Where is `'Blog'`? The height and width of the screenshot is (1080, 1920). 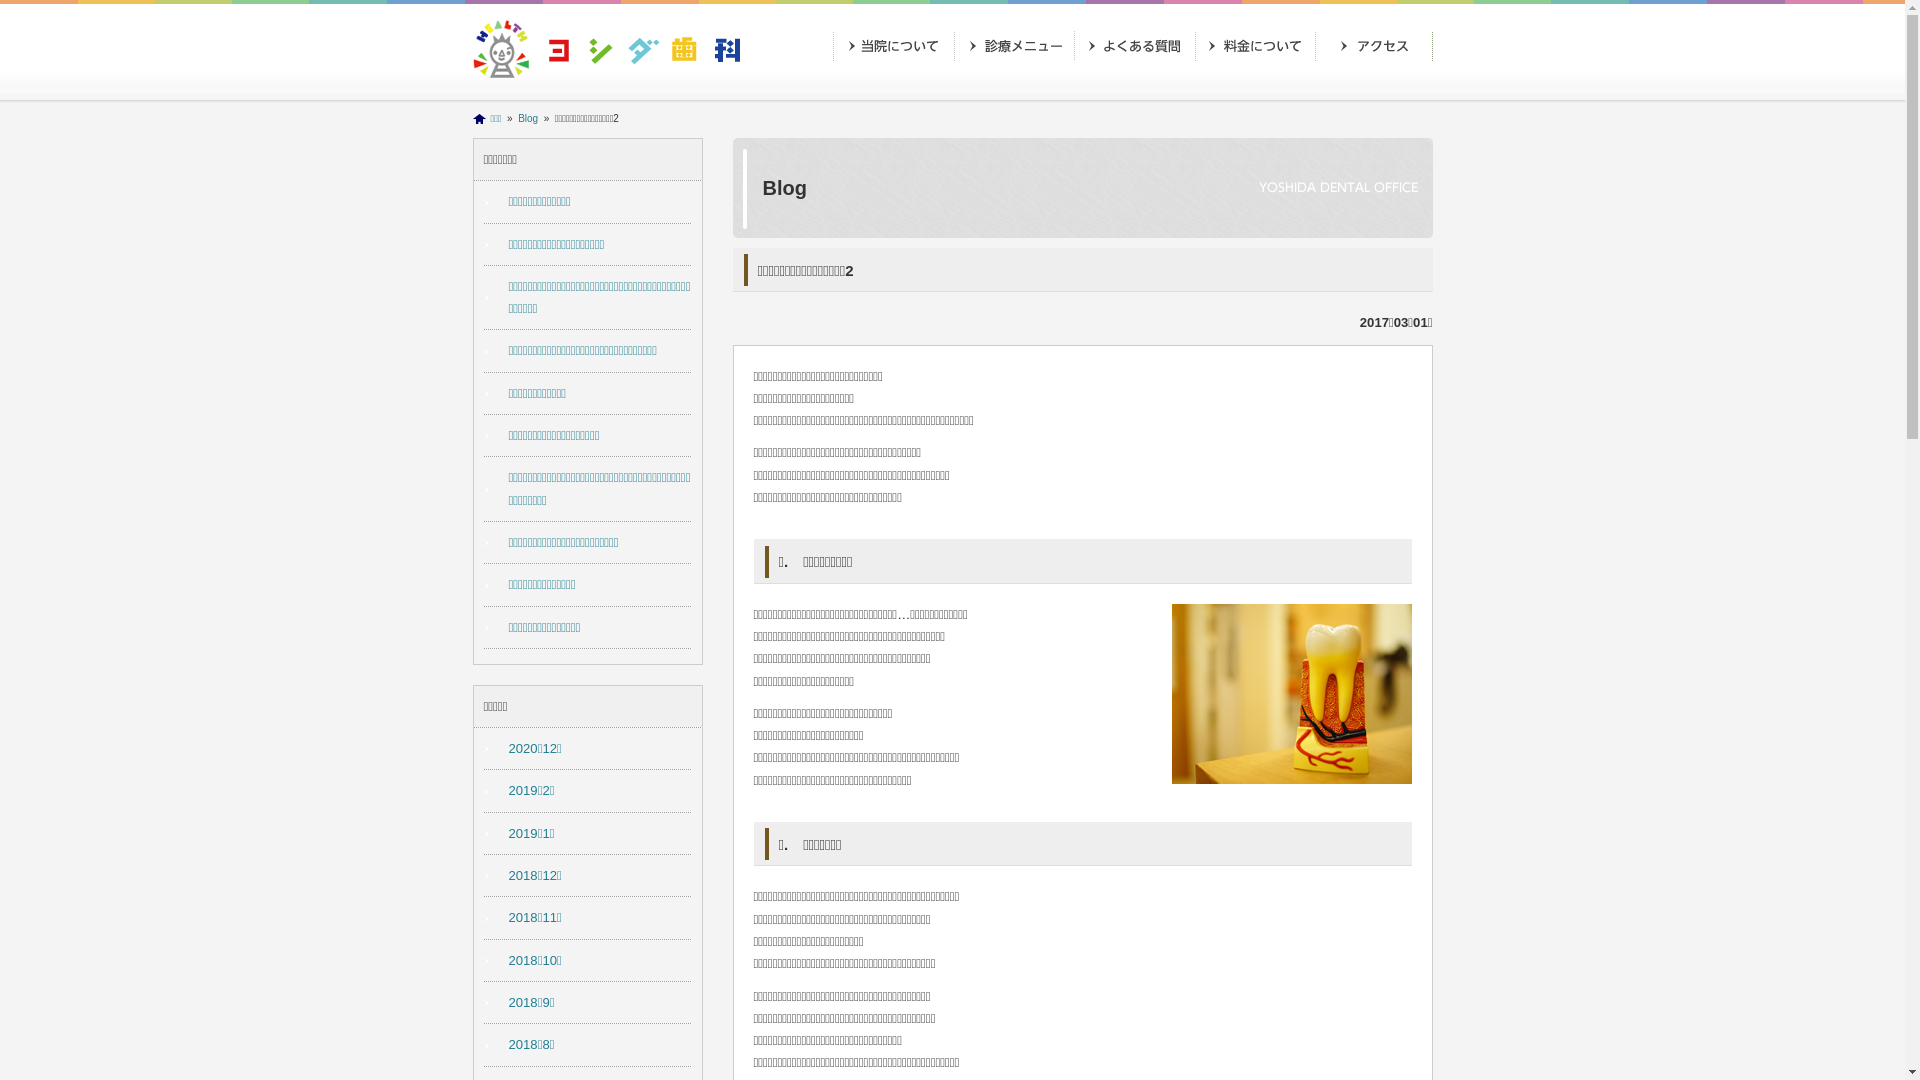
'Blog' is located at coordinates (528, 118).